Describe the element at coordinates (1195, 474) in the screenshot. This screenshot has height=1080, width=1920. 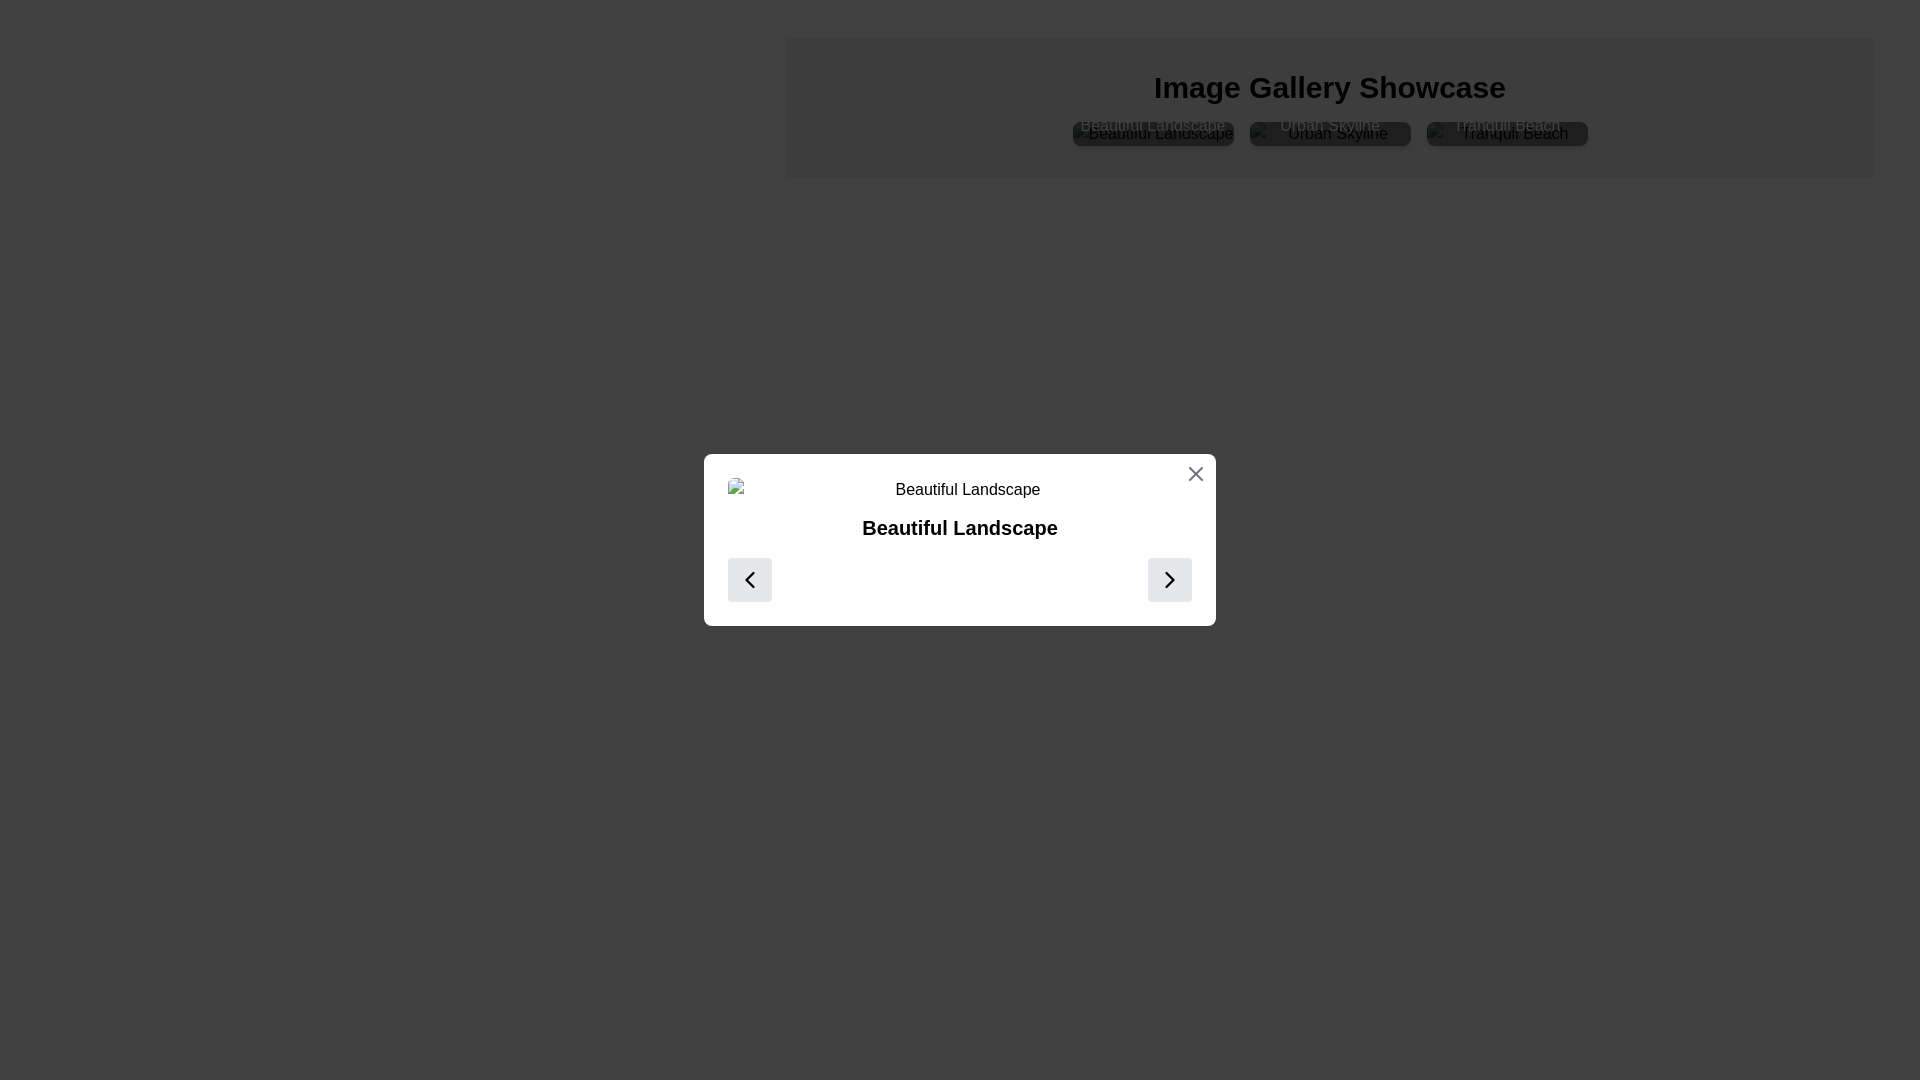
I see `the small 'X' icon button located at the top-right corner of the modal displaying information about 'Beautiful Landscape' to observe the color change upon hover` at that location.